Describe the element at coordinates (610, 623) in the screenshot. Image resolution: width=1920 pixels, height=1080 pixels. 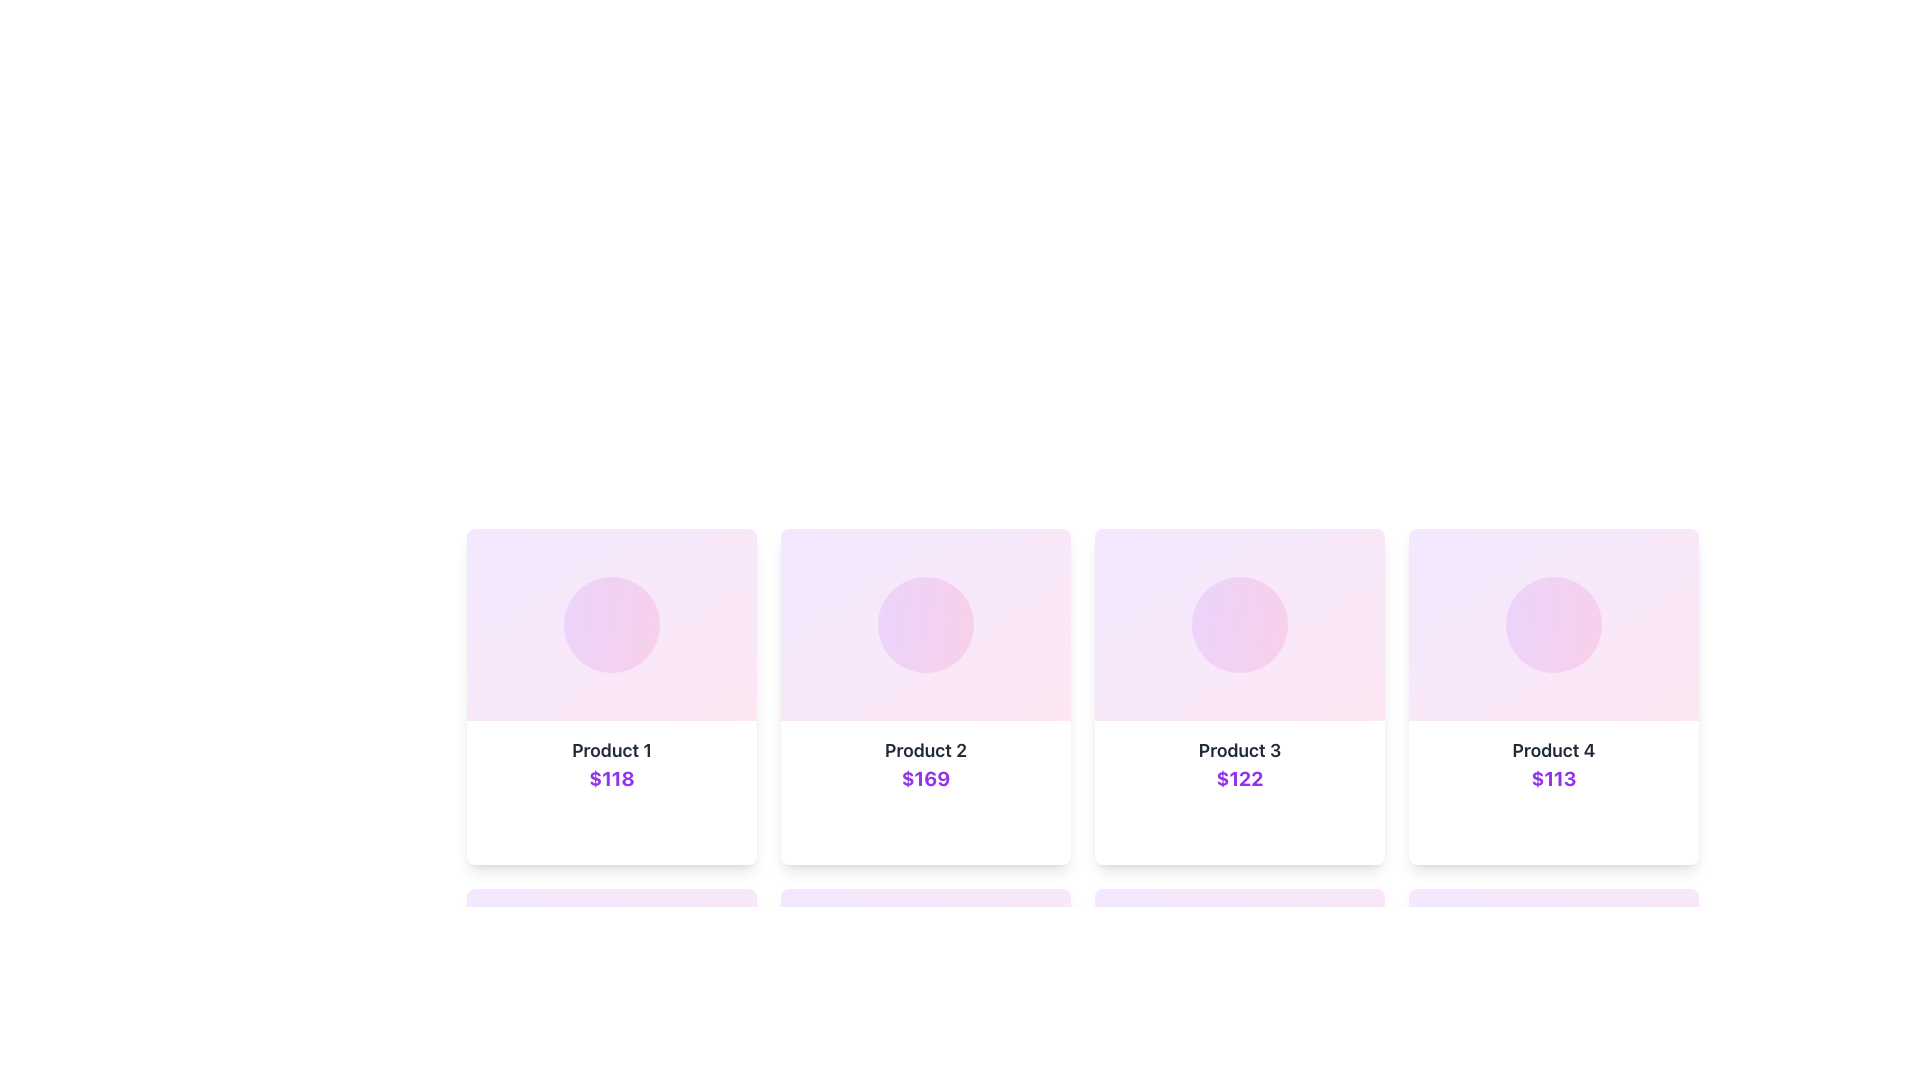
I see `the decorative element located in the upper section of the 'Product 1' card, which enhances the card's appearance` at that location.